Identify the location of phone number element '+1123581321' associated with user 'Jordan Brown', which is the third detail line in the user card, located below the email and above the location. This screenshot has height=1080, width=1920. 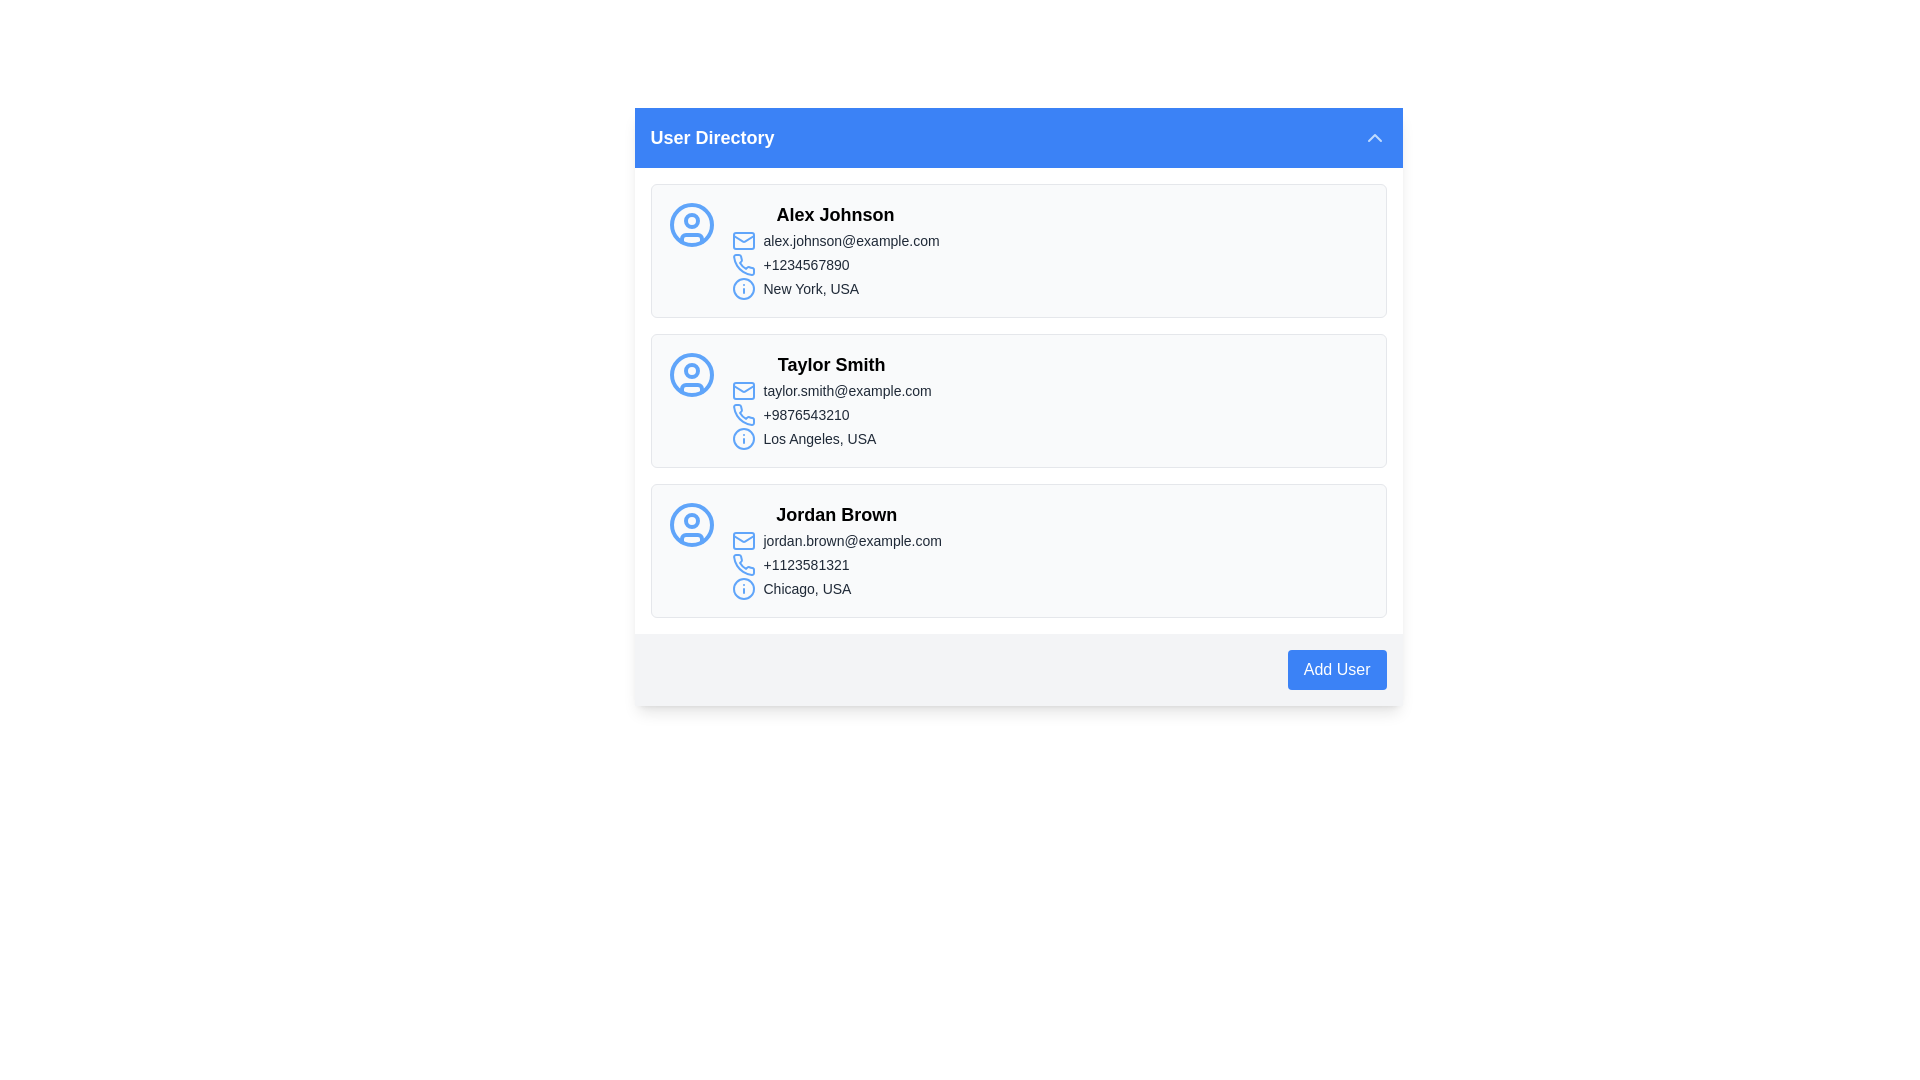
(836, 564).